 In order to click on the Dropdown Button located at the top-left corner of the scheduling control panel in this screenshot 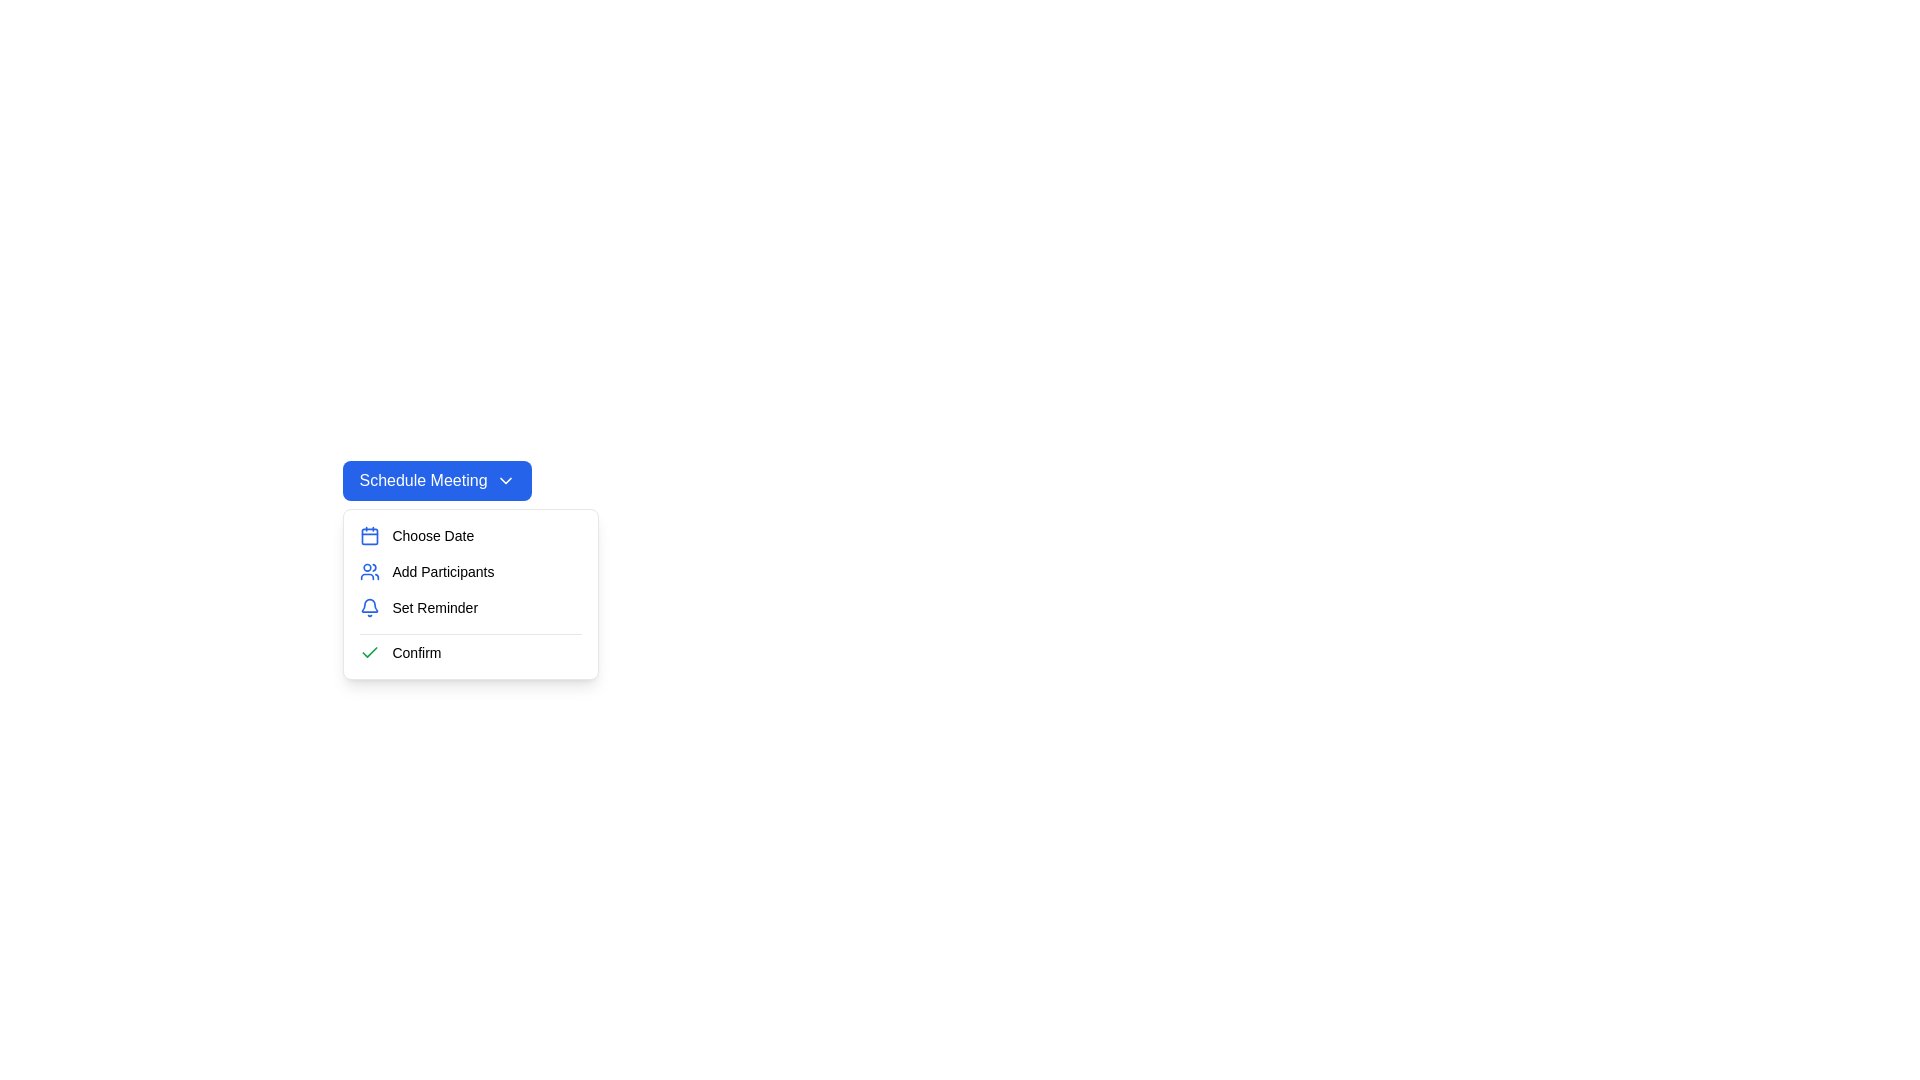, I will do `click(436, 481)`.